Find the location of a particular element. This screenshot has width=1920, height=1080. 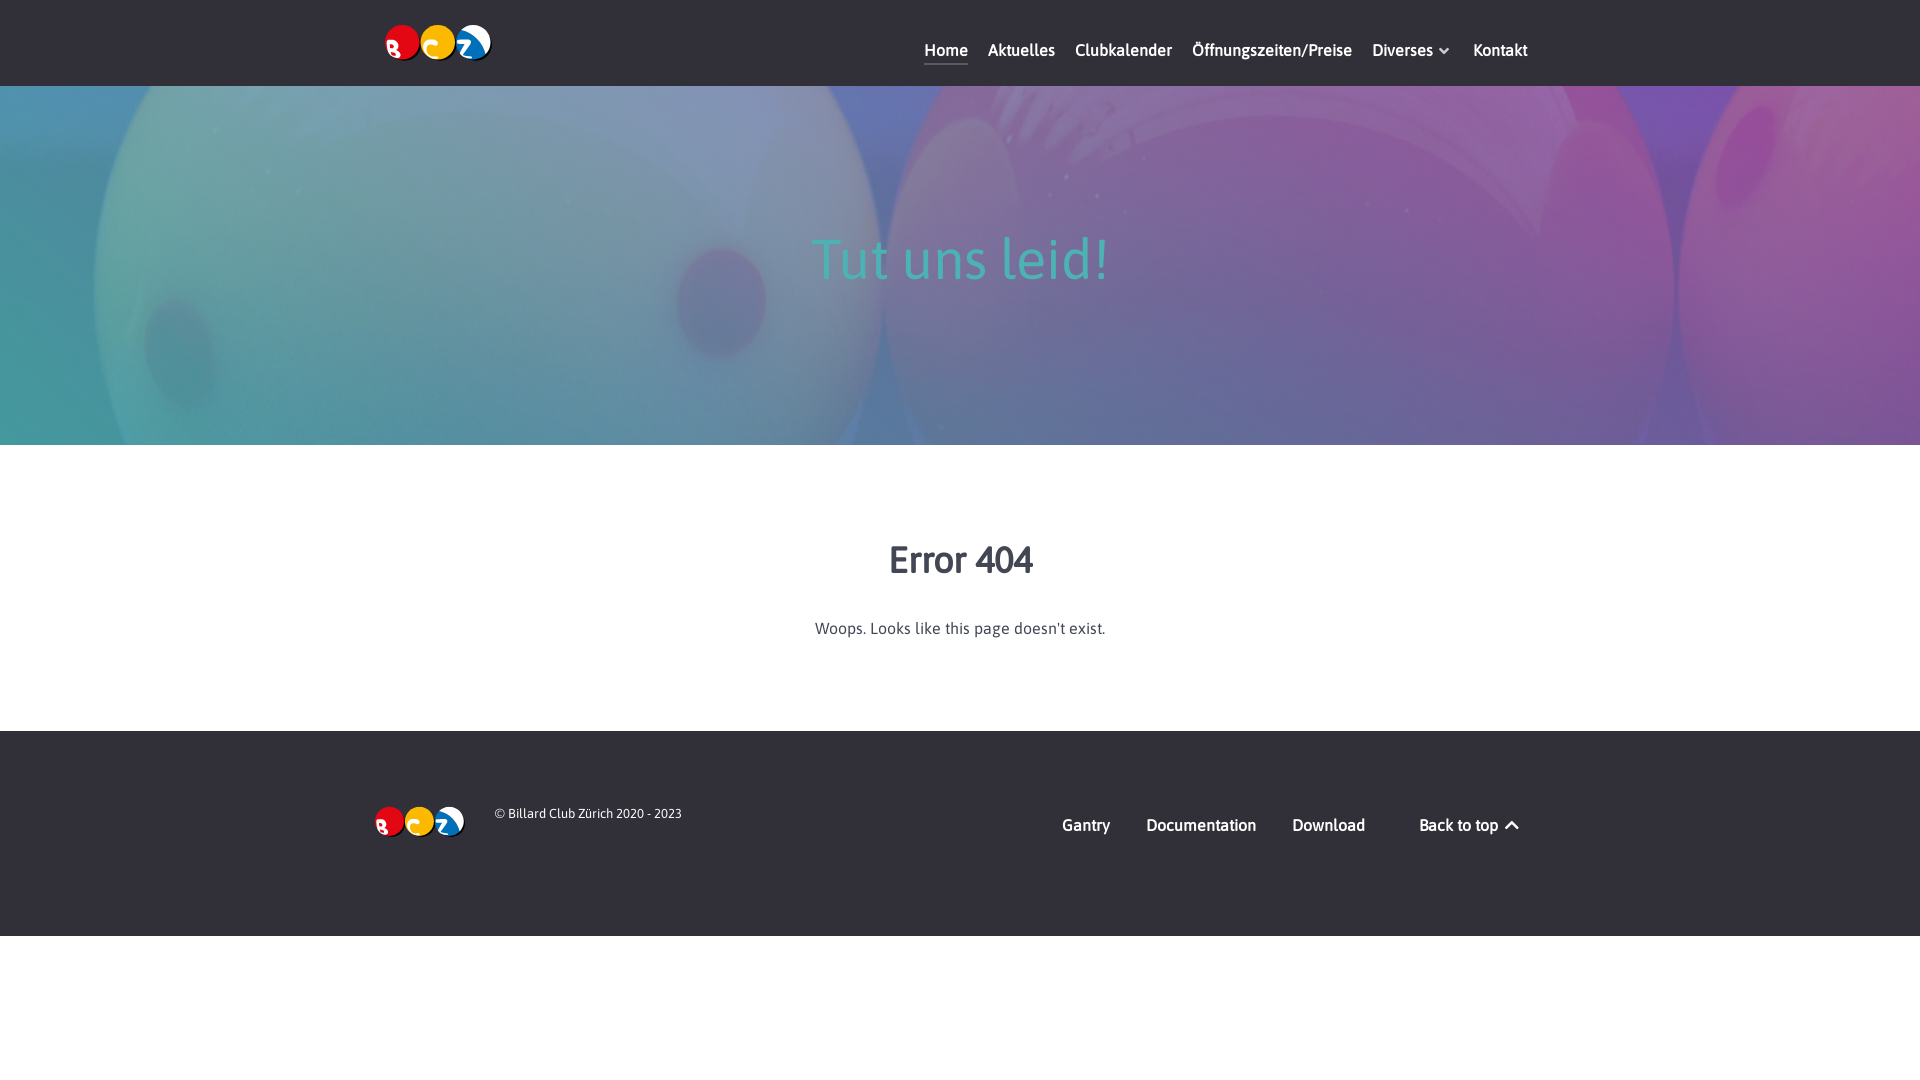

'Home' is located at coordinates (944, 50).